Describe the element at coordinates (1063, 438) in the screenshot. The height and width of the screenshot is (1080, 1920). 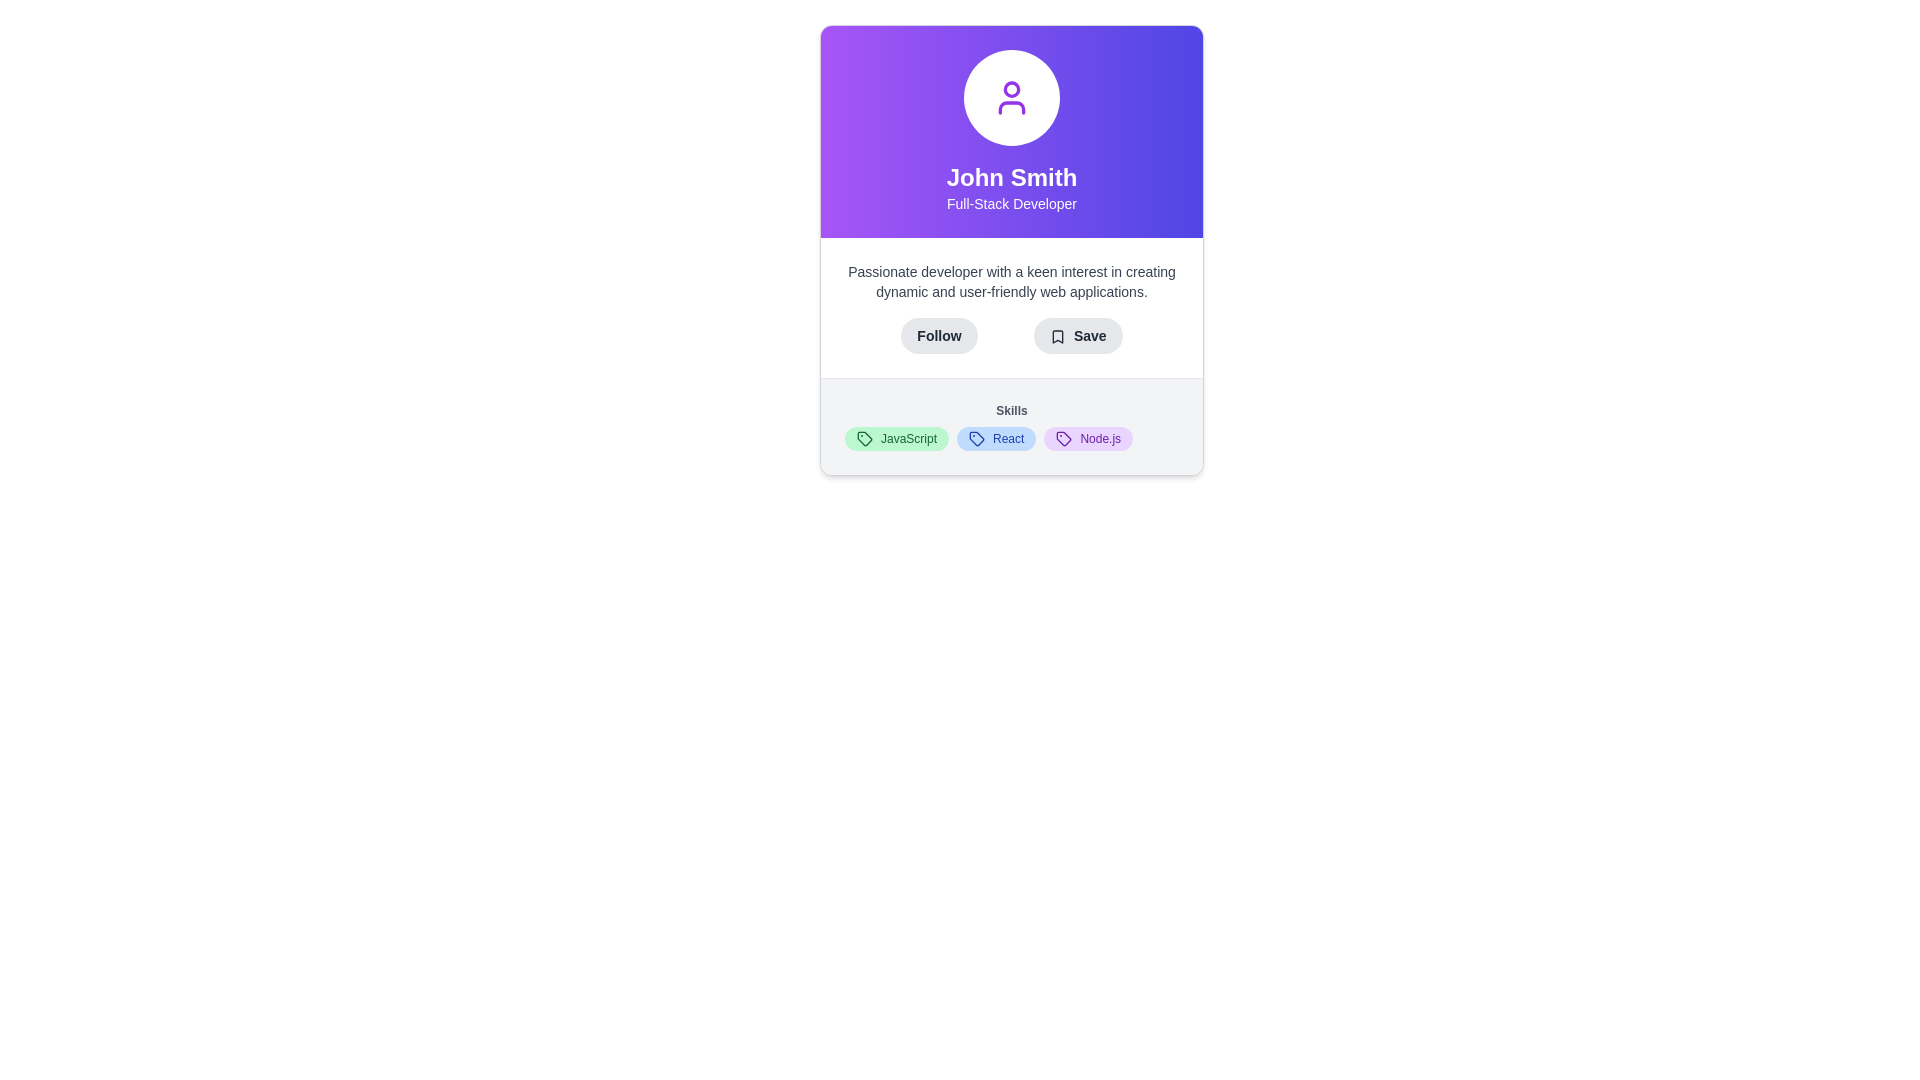
I see `the 'Node.js' skill icon located in the 'Skills' section of the card, which is the first component of the 'Node.js' badge` at that location.